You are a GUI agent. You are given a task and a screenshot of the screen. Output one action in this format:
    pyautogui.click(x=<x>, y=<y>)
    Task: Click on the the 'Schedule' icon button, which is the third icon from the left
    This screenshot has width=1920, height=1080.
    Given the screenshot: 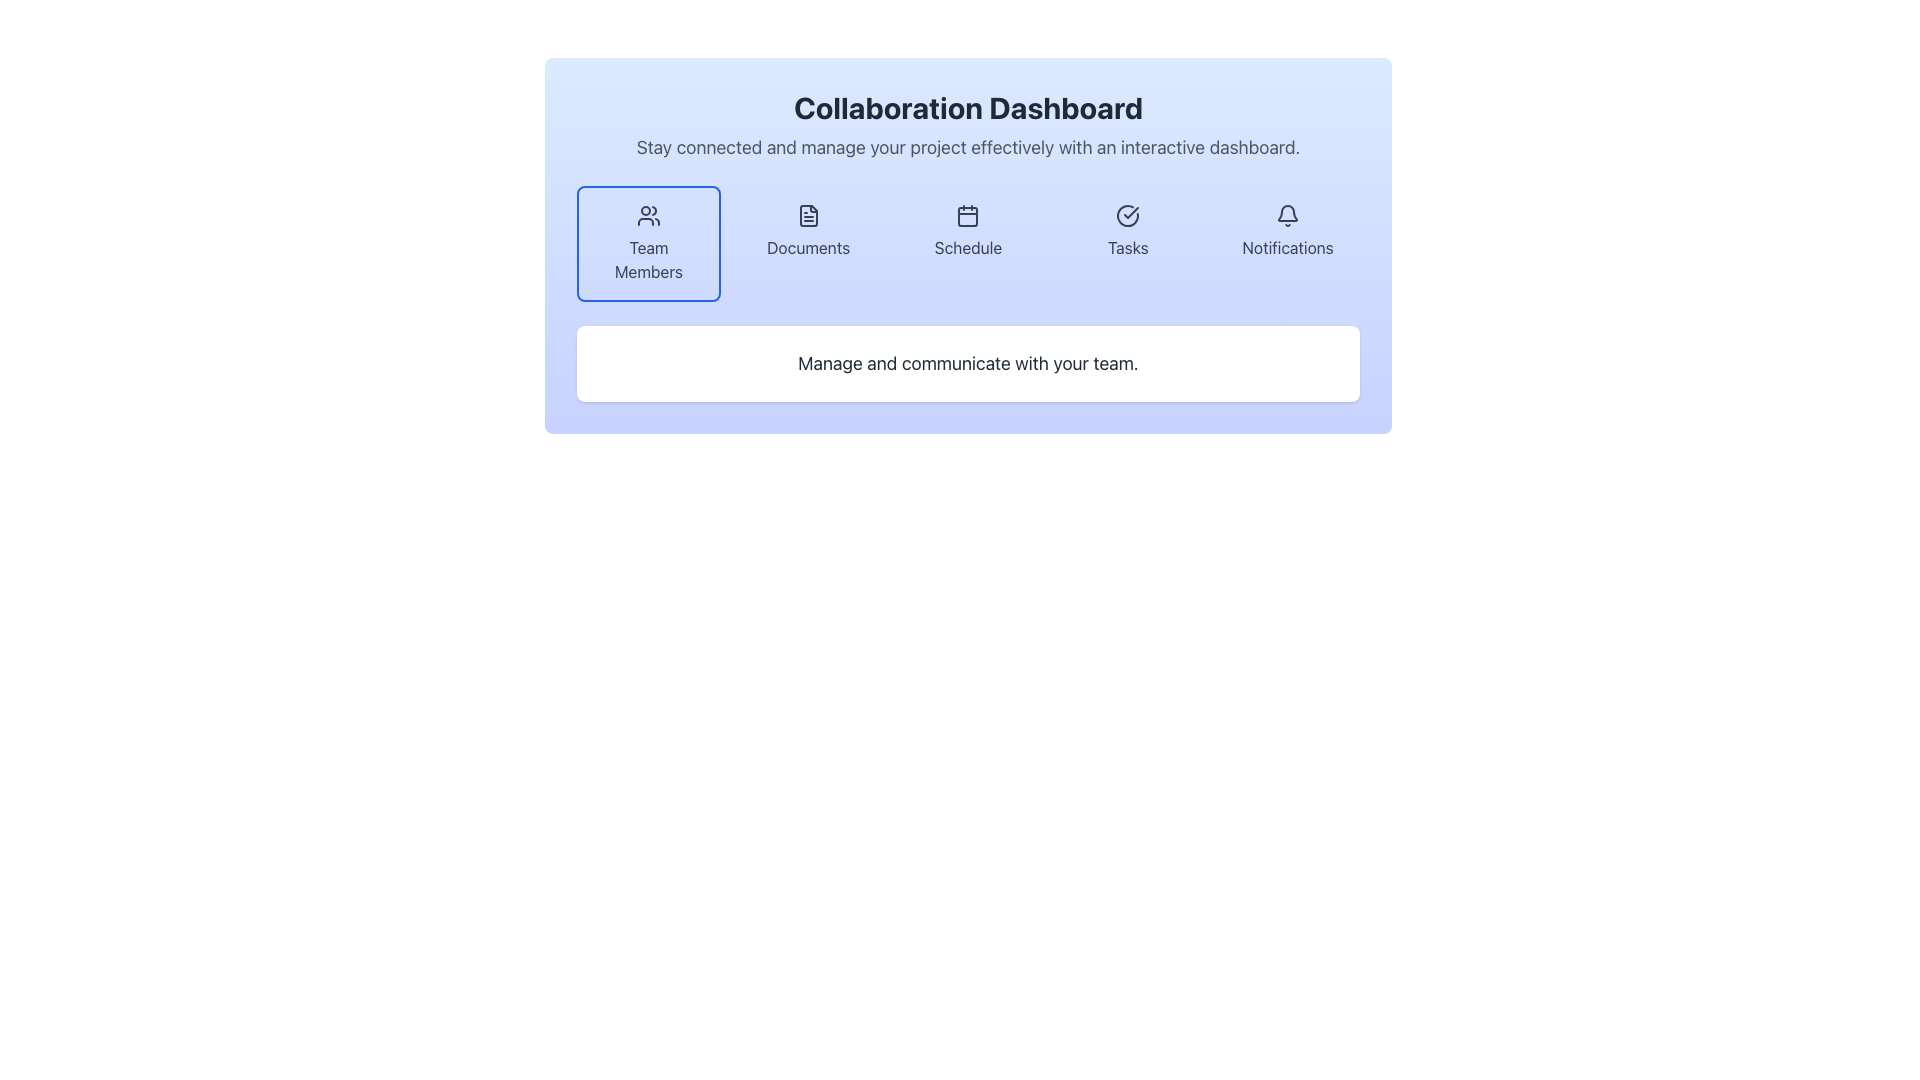 What is the action you would take?
    pyautogui.click(x=968, y=216)
    